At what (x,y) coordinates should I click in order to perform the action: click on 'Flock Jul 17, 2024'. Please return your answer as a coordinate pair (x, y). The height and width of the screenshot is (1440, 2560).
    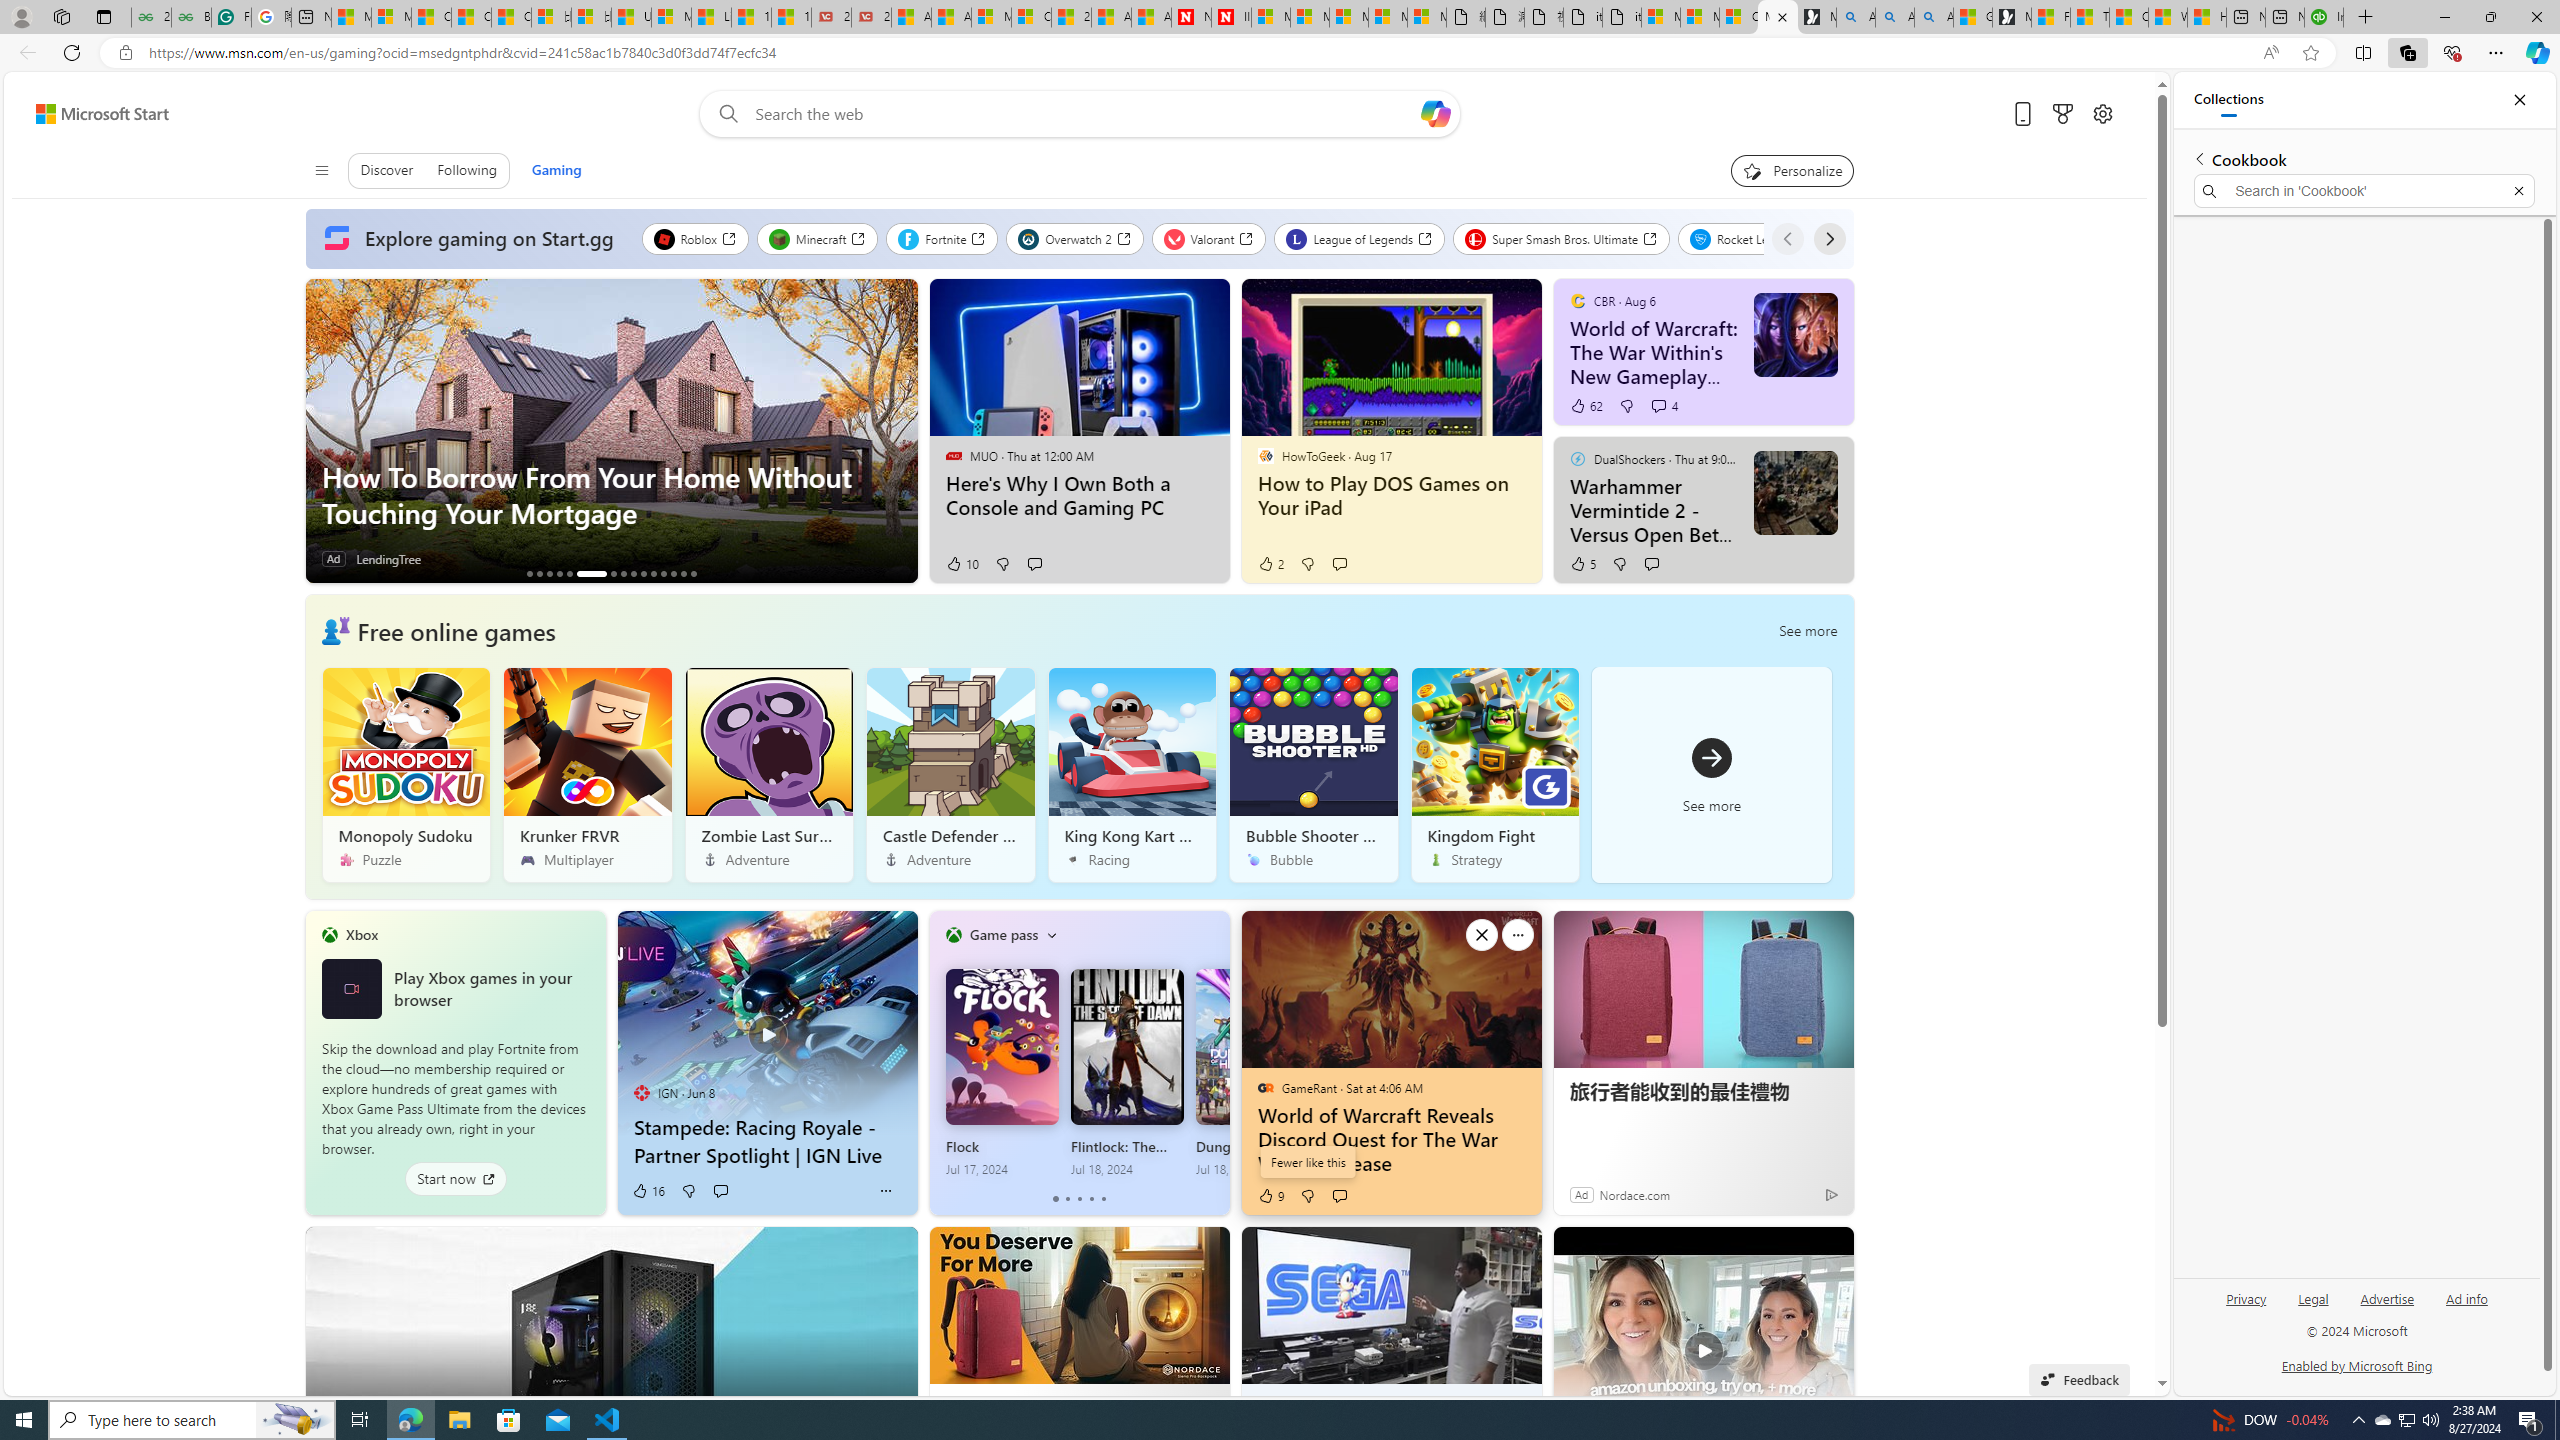
    Looking at the image, I should click on (1002, 1072).